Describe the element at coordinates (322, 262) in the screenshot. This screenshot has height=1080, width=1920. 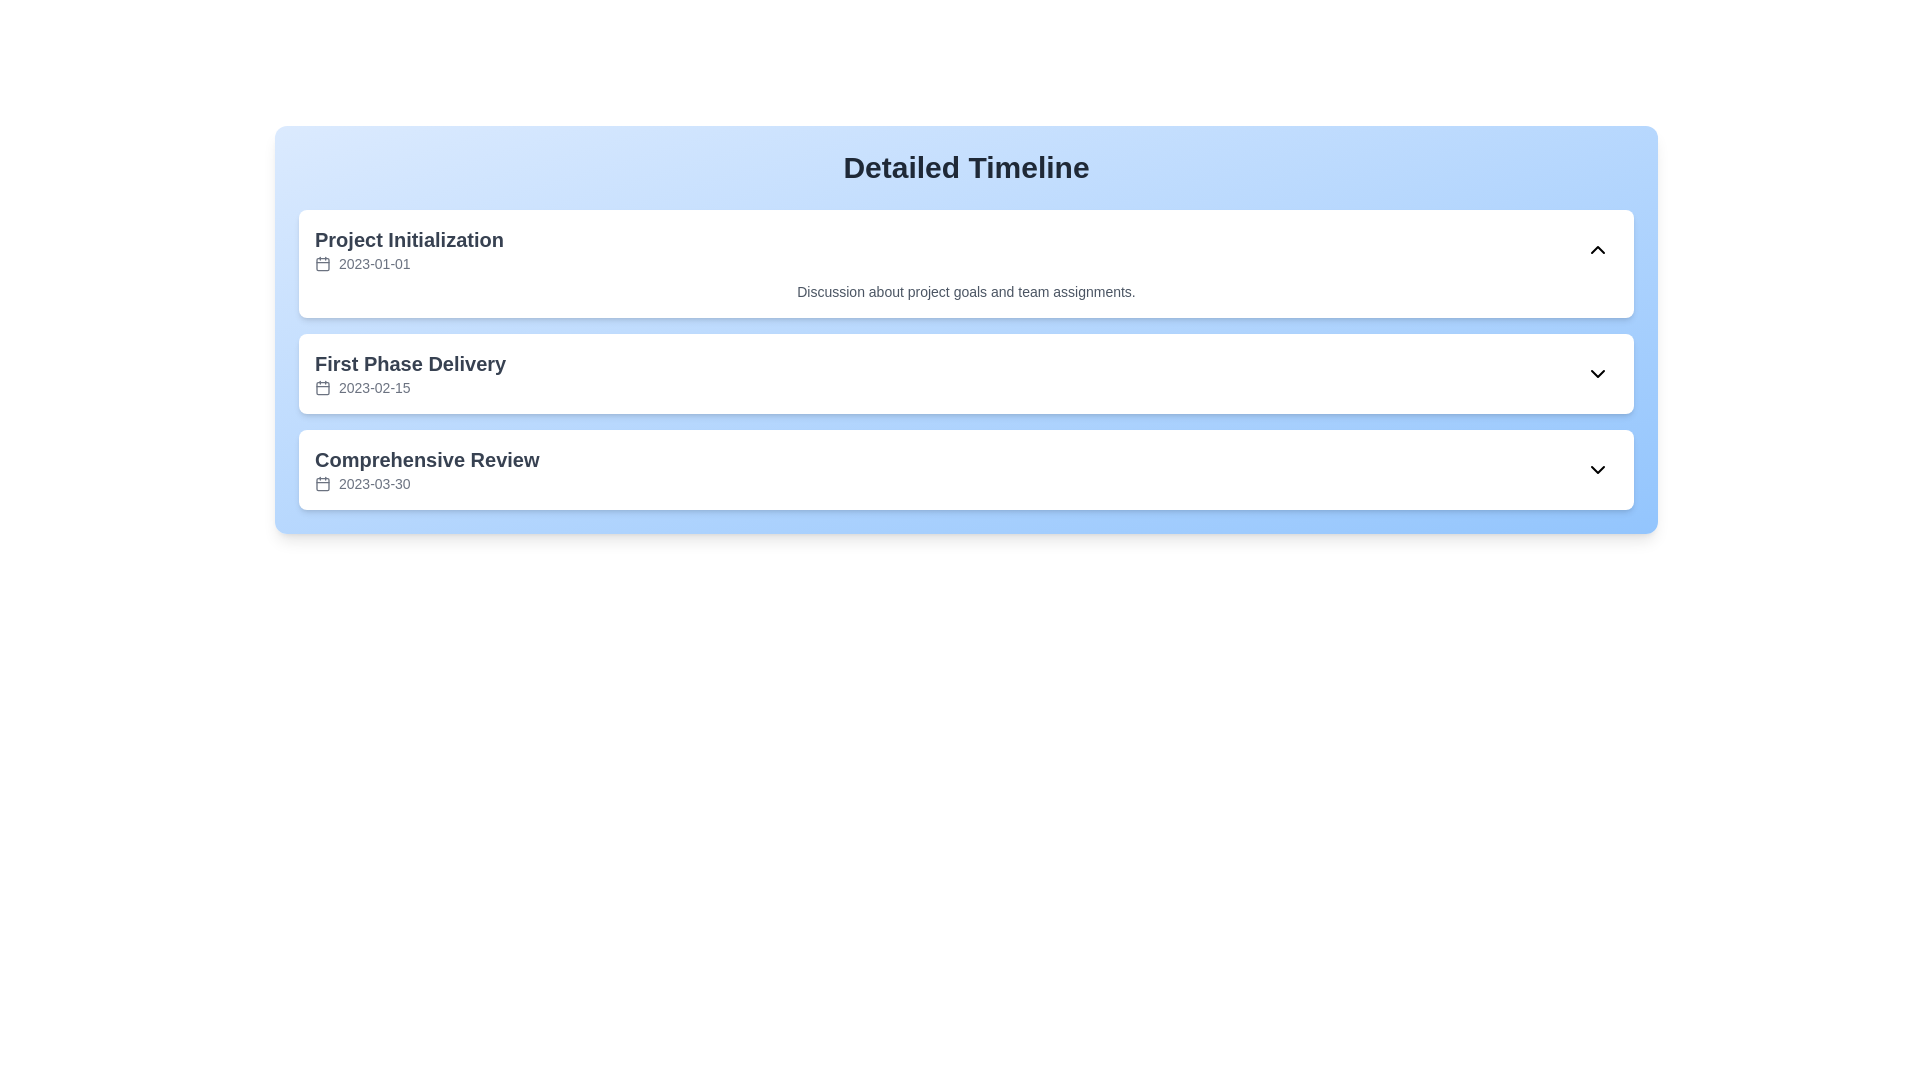
I see `the SVG graphic element that represents the main frame of the calendar icon, located adjacent to the '2023-01-01' text` at that location.